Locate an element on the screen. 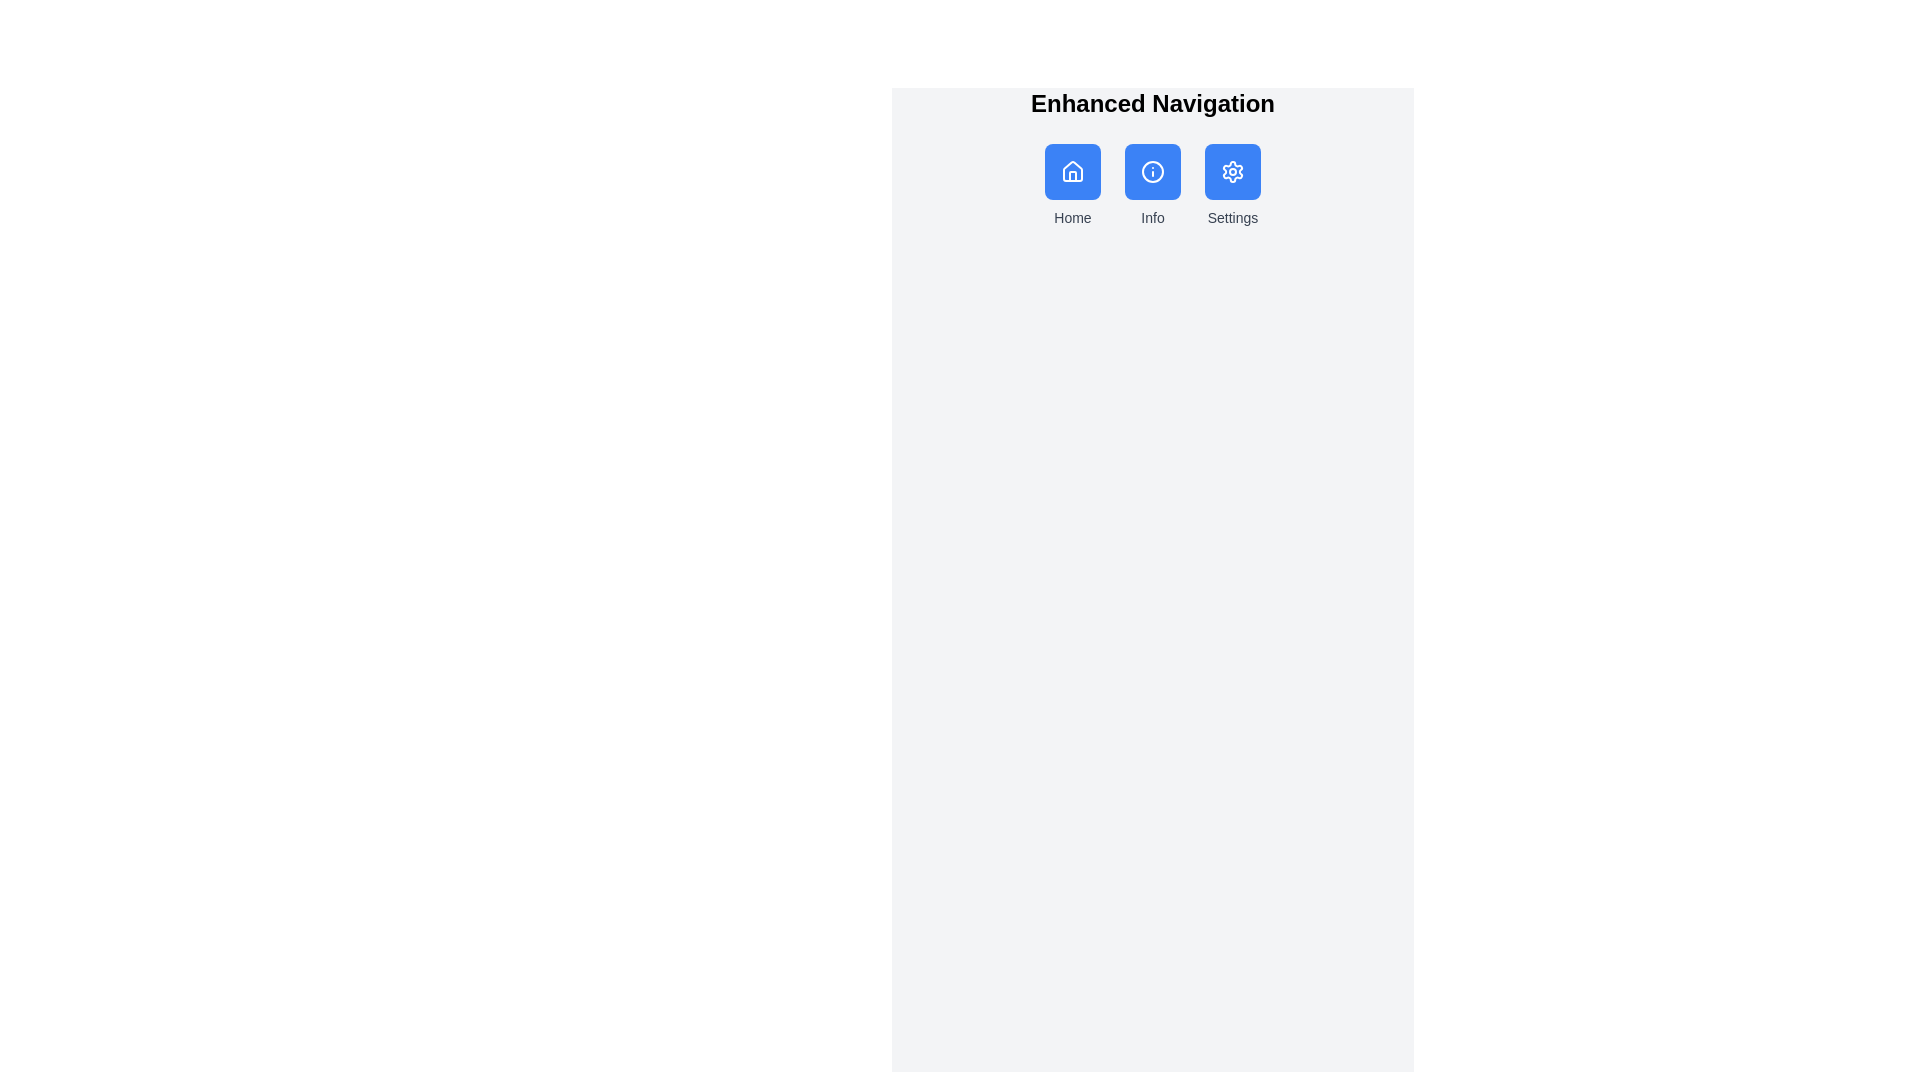  the text label that displays 'Settings', located at the bottom of the card-like structure is located at coordinates (1232, 218).